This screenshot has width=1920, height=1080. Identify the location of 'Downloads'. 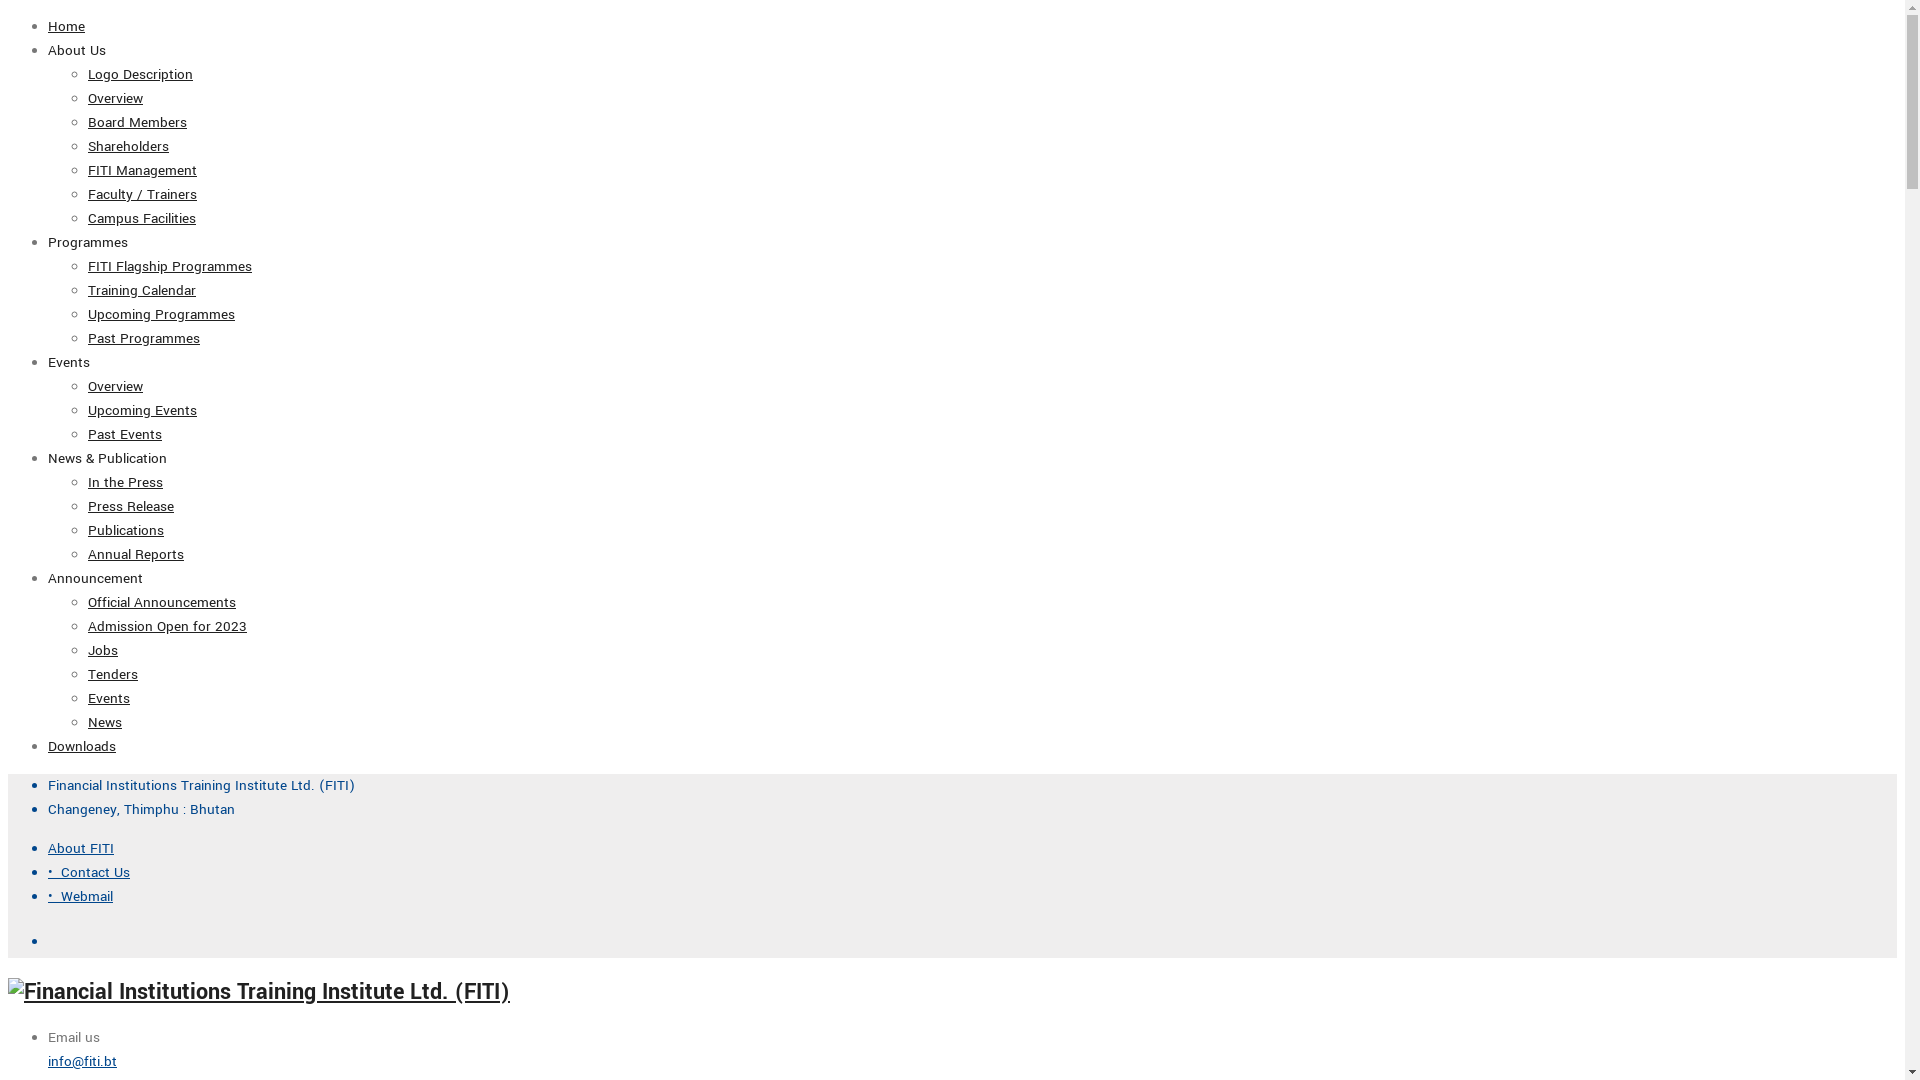
(80, 746).